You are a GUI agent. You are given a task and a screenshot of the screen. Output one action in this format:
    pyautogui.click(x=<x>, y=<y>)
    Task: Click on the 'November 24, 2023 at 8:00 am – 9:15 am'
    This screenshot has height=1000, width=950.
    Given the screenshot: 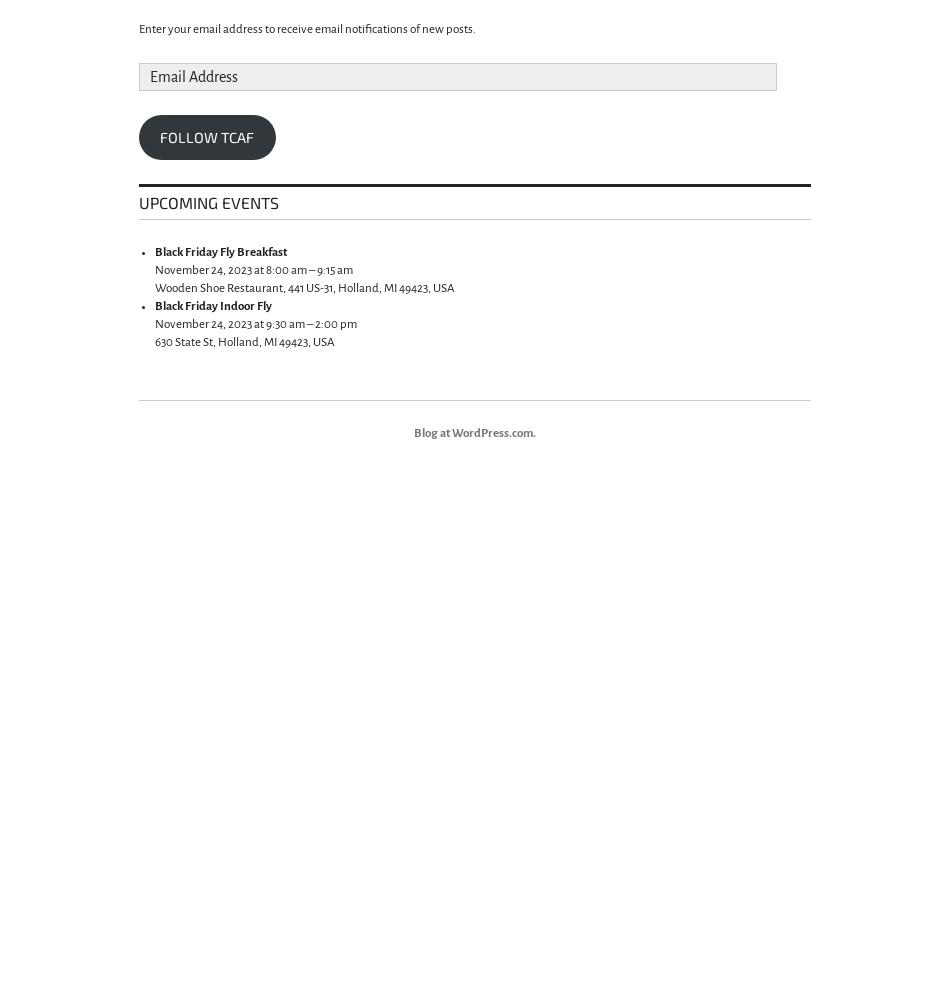 What is the action you would take?
    pyautogui.click(x=253, y=270)
    